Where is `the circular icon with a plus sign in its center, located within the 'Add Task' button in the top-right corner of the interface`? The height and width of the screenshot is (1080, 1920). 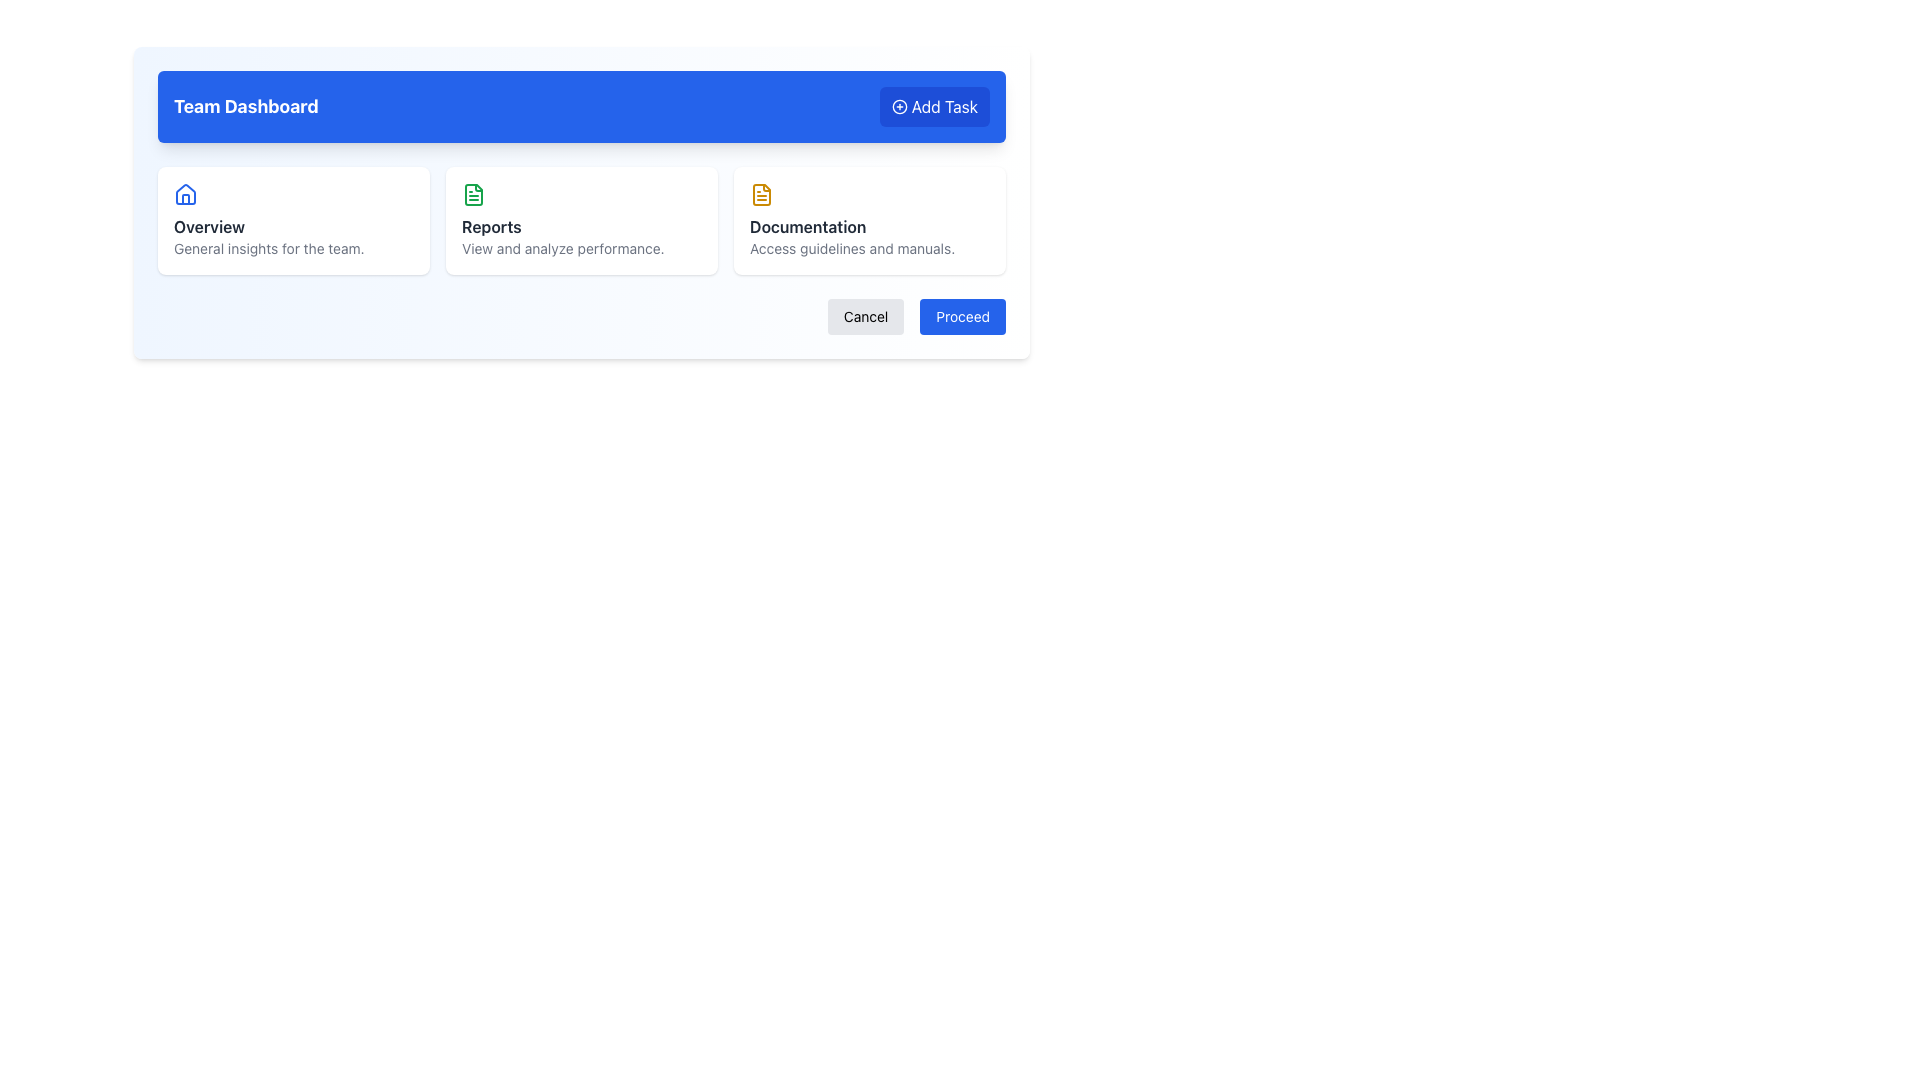
the circular icon with a plus sign in its center, located within the 'Add Task' button in the top-right corner of the interface is located at coordinates (897, 107).